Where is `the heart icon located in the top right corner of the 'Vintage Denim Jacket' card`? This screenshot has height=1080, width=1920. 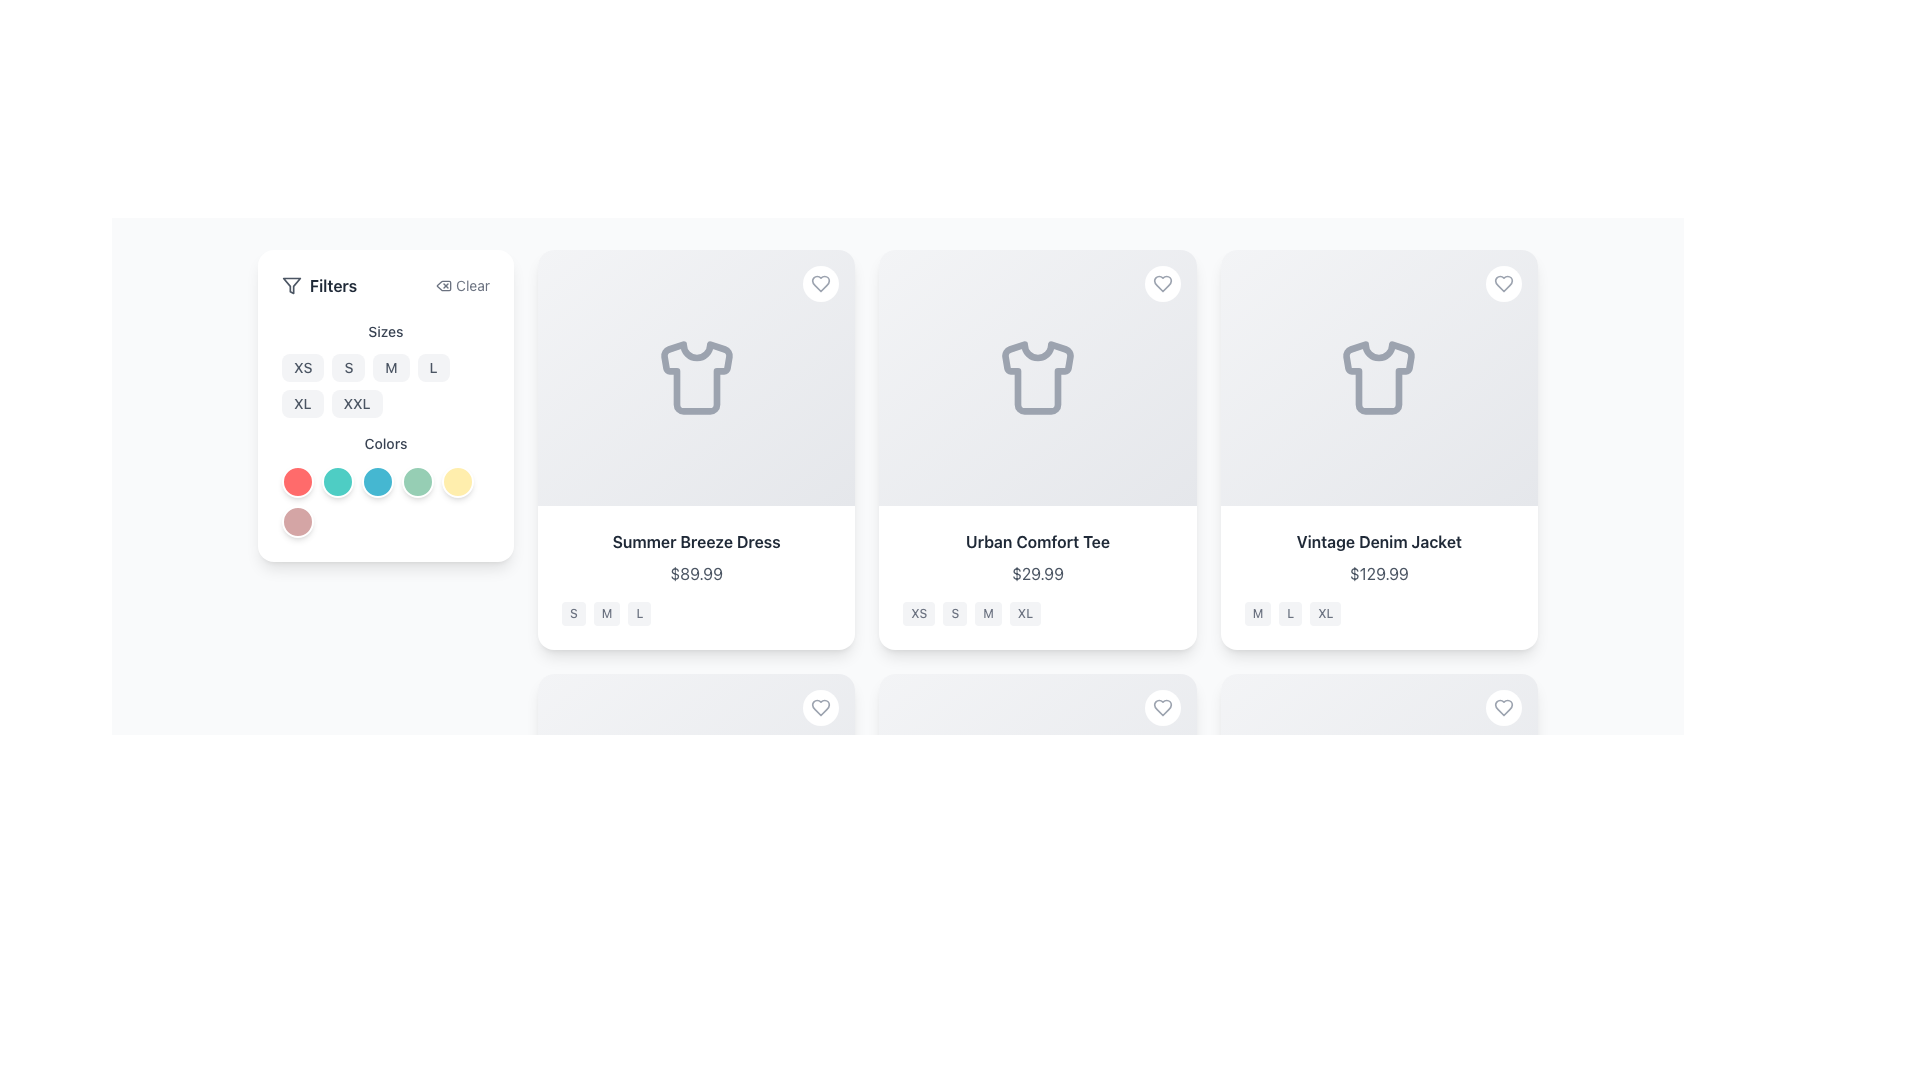 the heart icon located in the top right corner of the 'Vintage Denim Jacket' card is located at coordinates (1503, 707).